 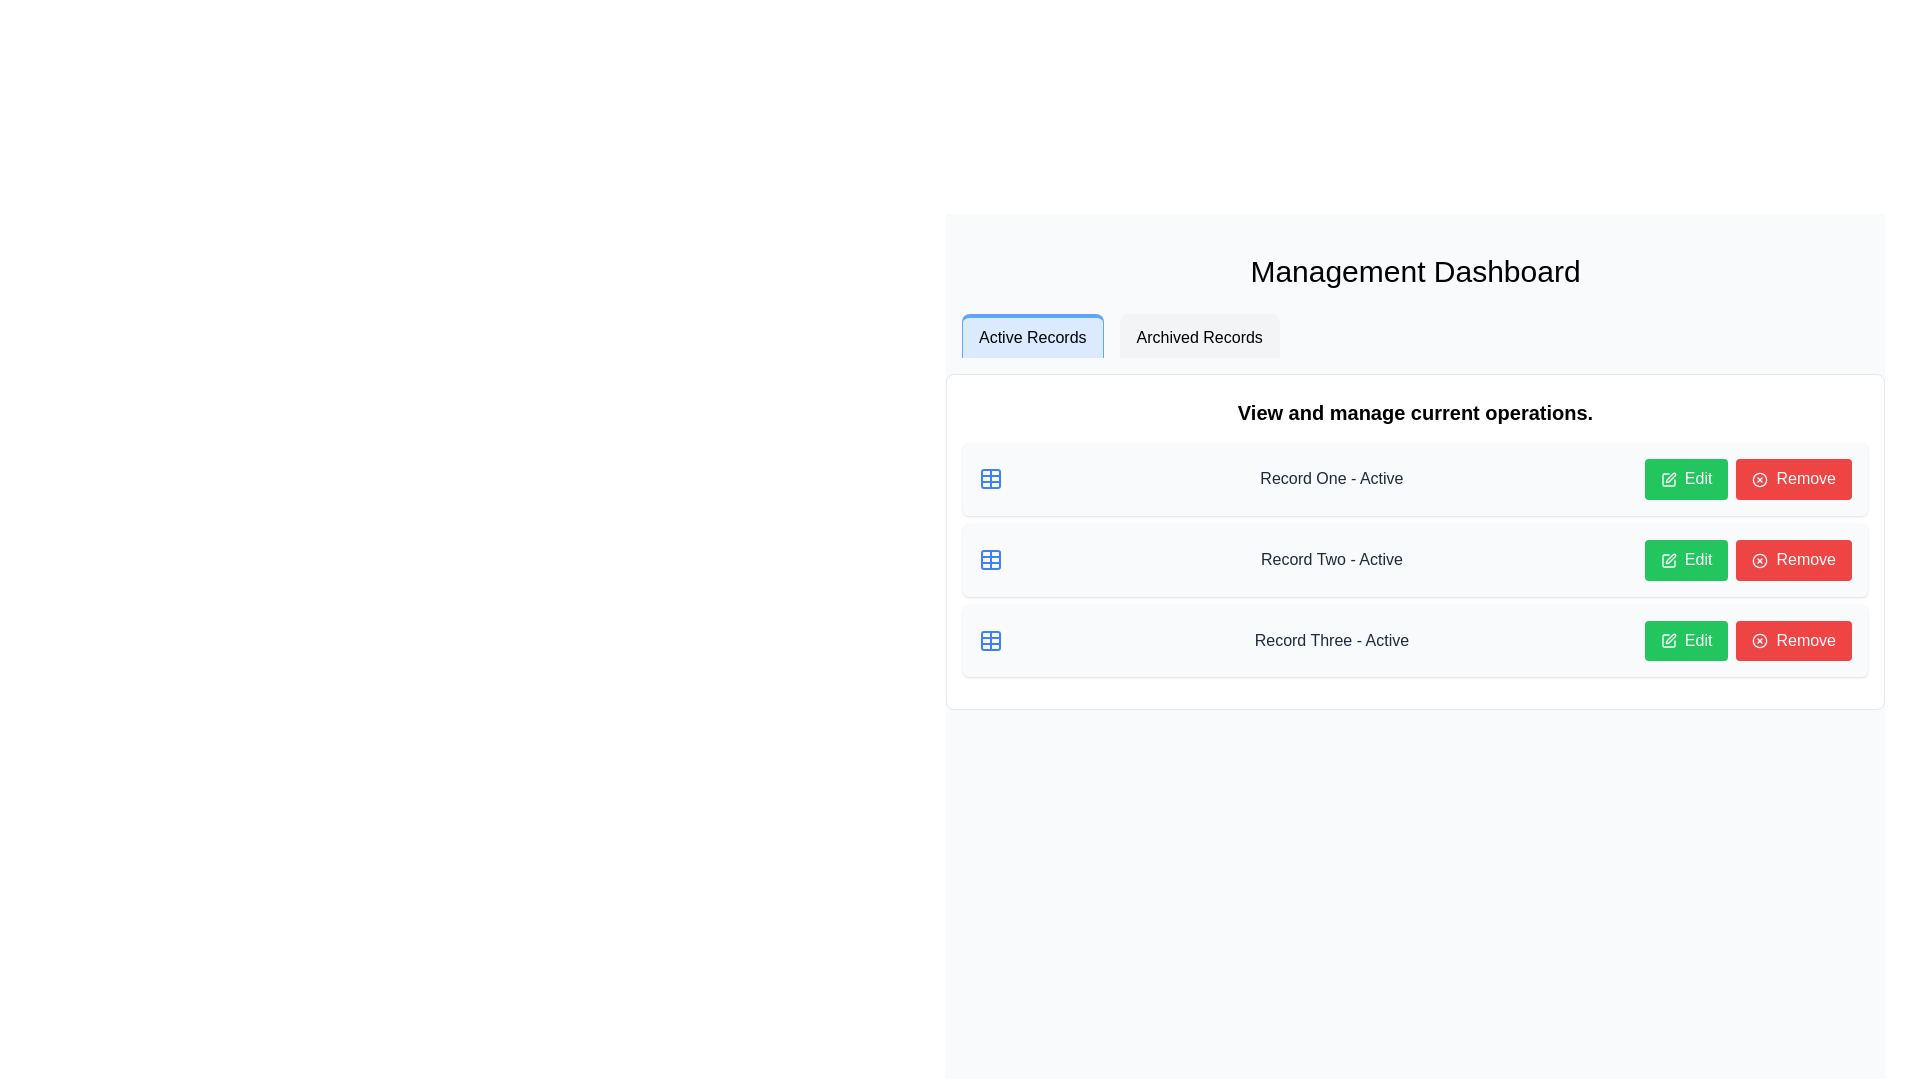 What do you see at coordinates (1760, 641) in the screenshot?
I see `the remove icon, which is a circular button with a cross in the center, located at the rightmost part of a row in the Management Dashboard table, to initiate a remove action` at bounding box center [1760, 641].